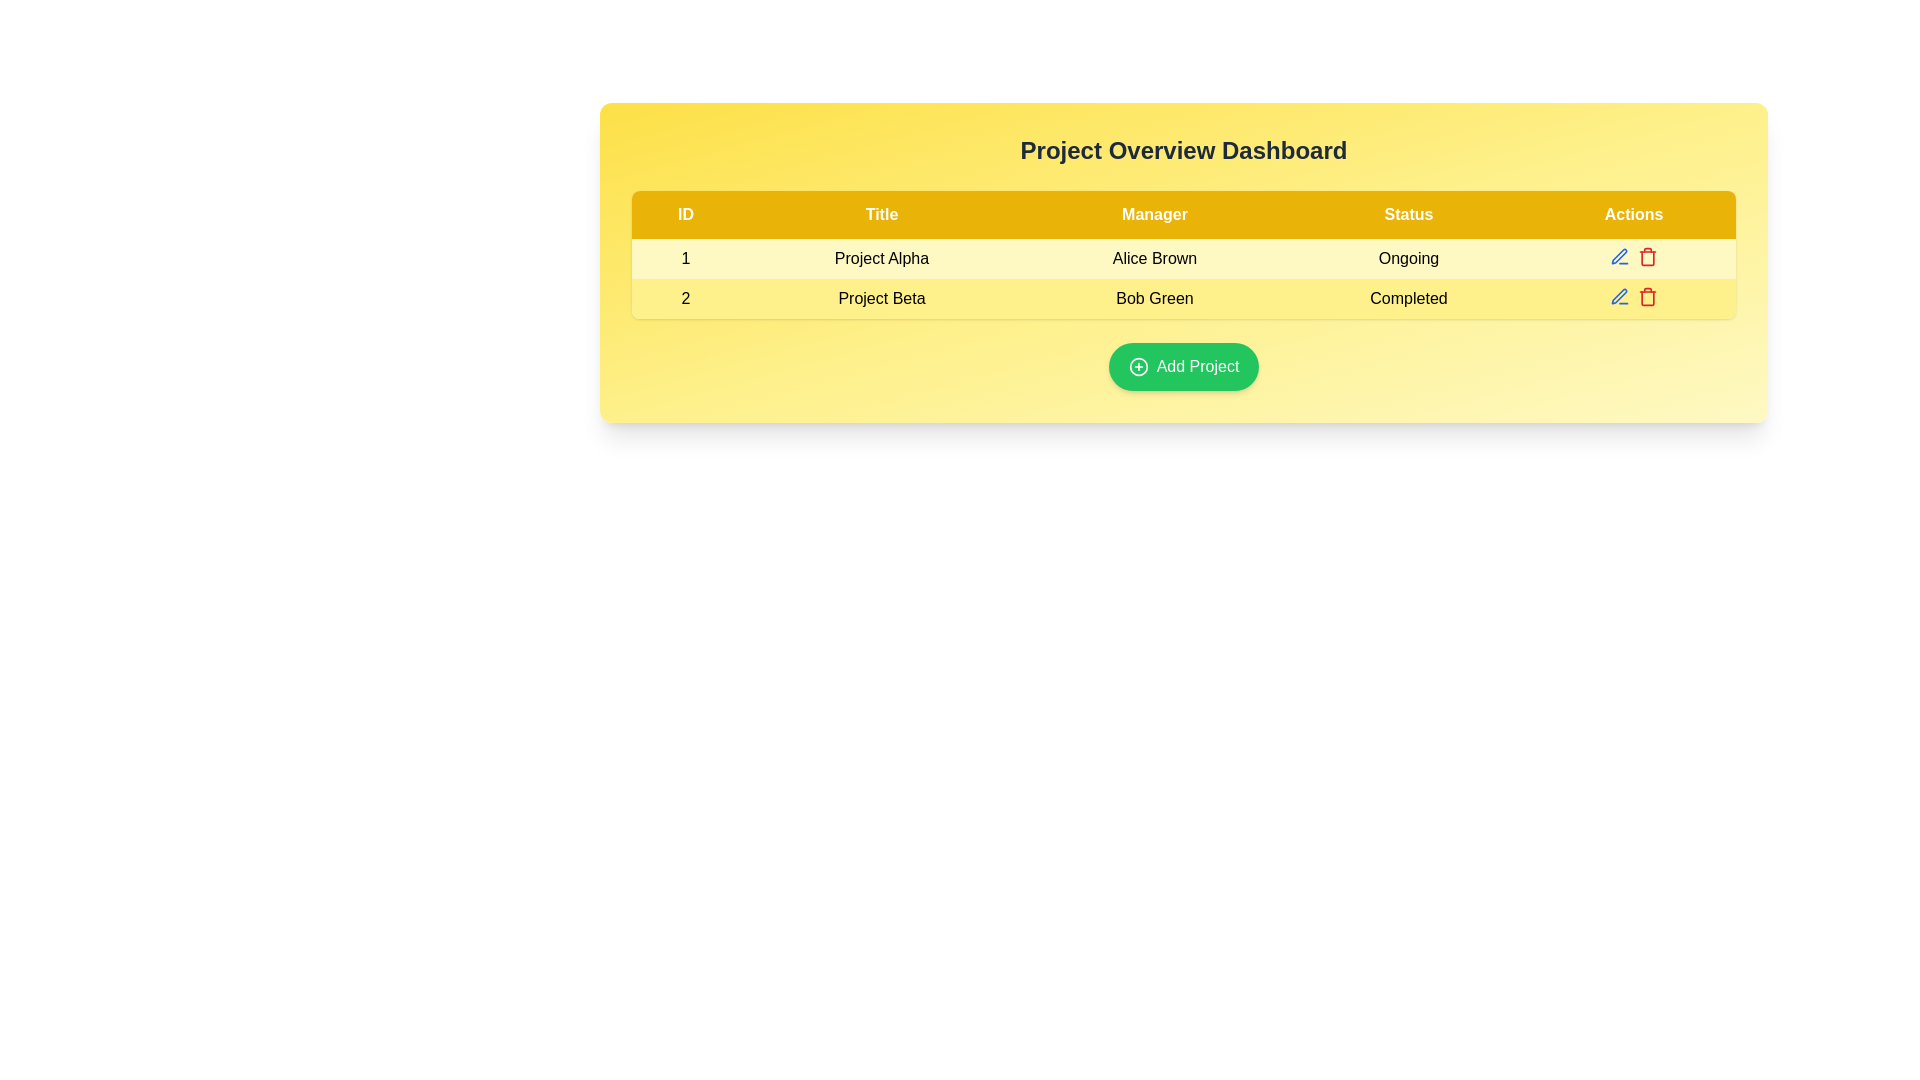  Describe the element at coordinates (686, 299) in the screenshot. I see `numeral '2' located in the first column of the second row of the table within the 'Project Overview Dashboard', which is styled in black and centered in a light yellow rectangular cell` at that location.